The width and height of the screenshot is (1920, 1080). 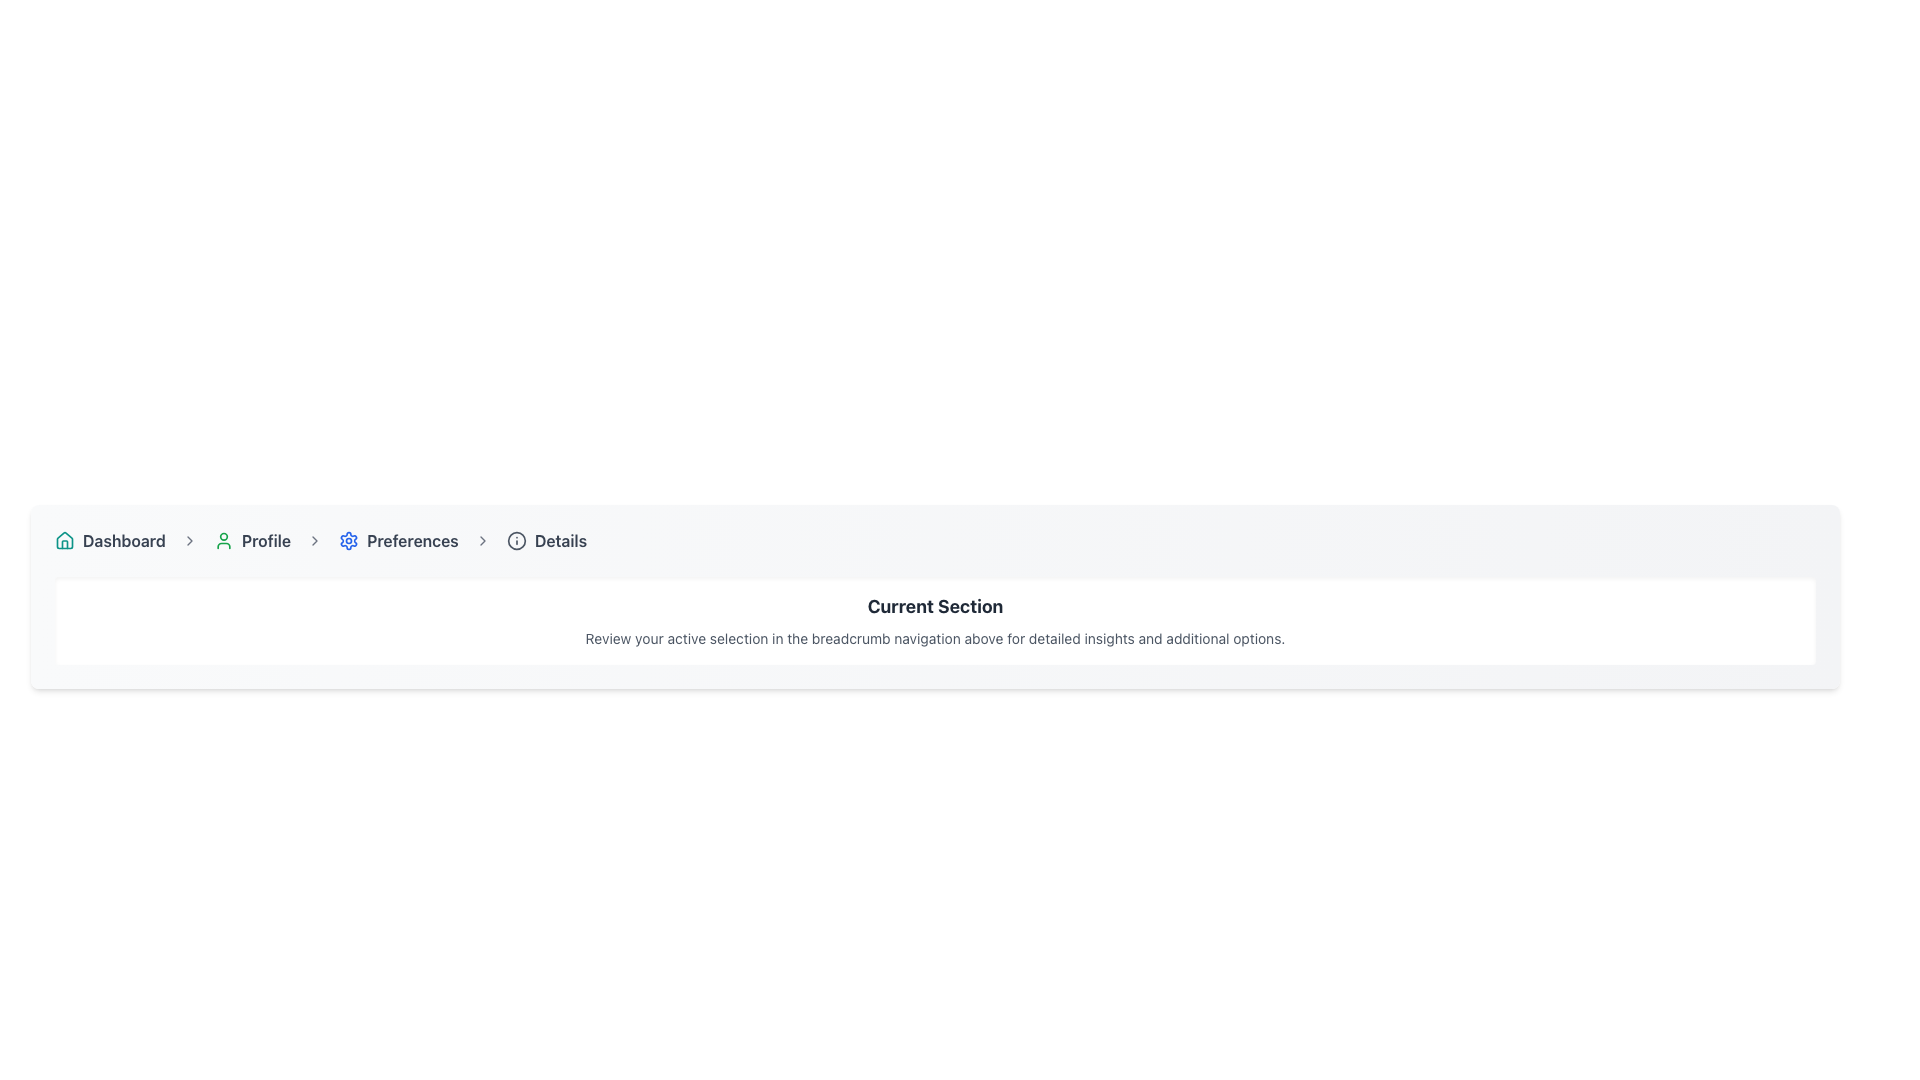 I want to click on text displayed on the 'Details' text label, which is part of the breadcrumb navigation bar and styled in bold dark gray, so click(x=560, y=540).